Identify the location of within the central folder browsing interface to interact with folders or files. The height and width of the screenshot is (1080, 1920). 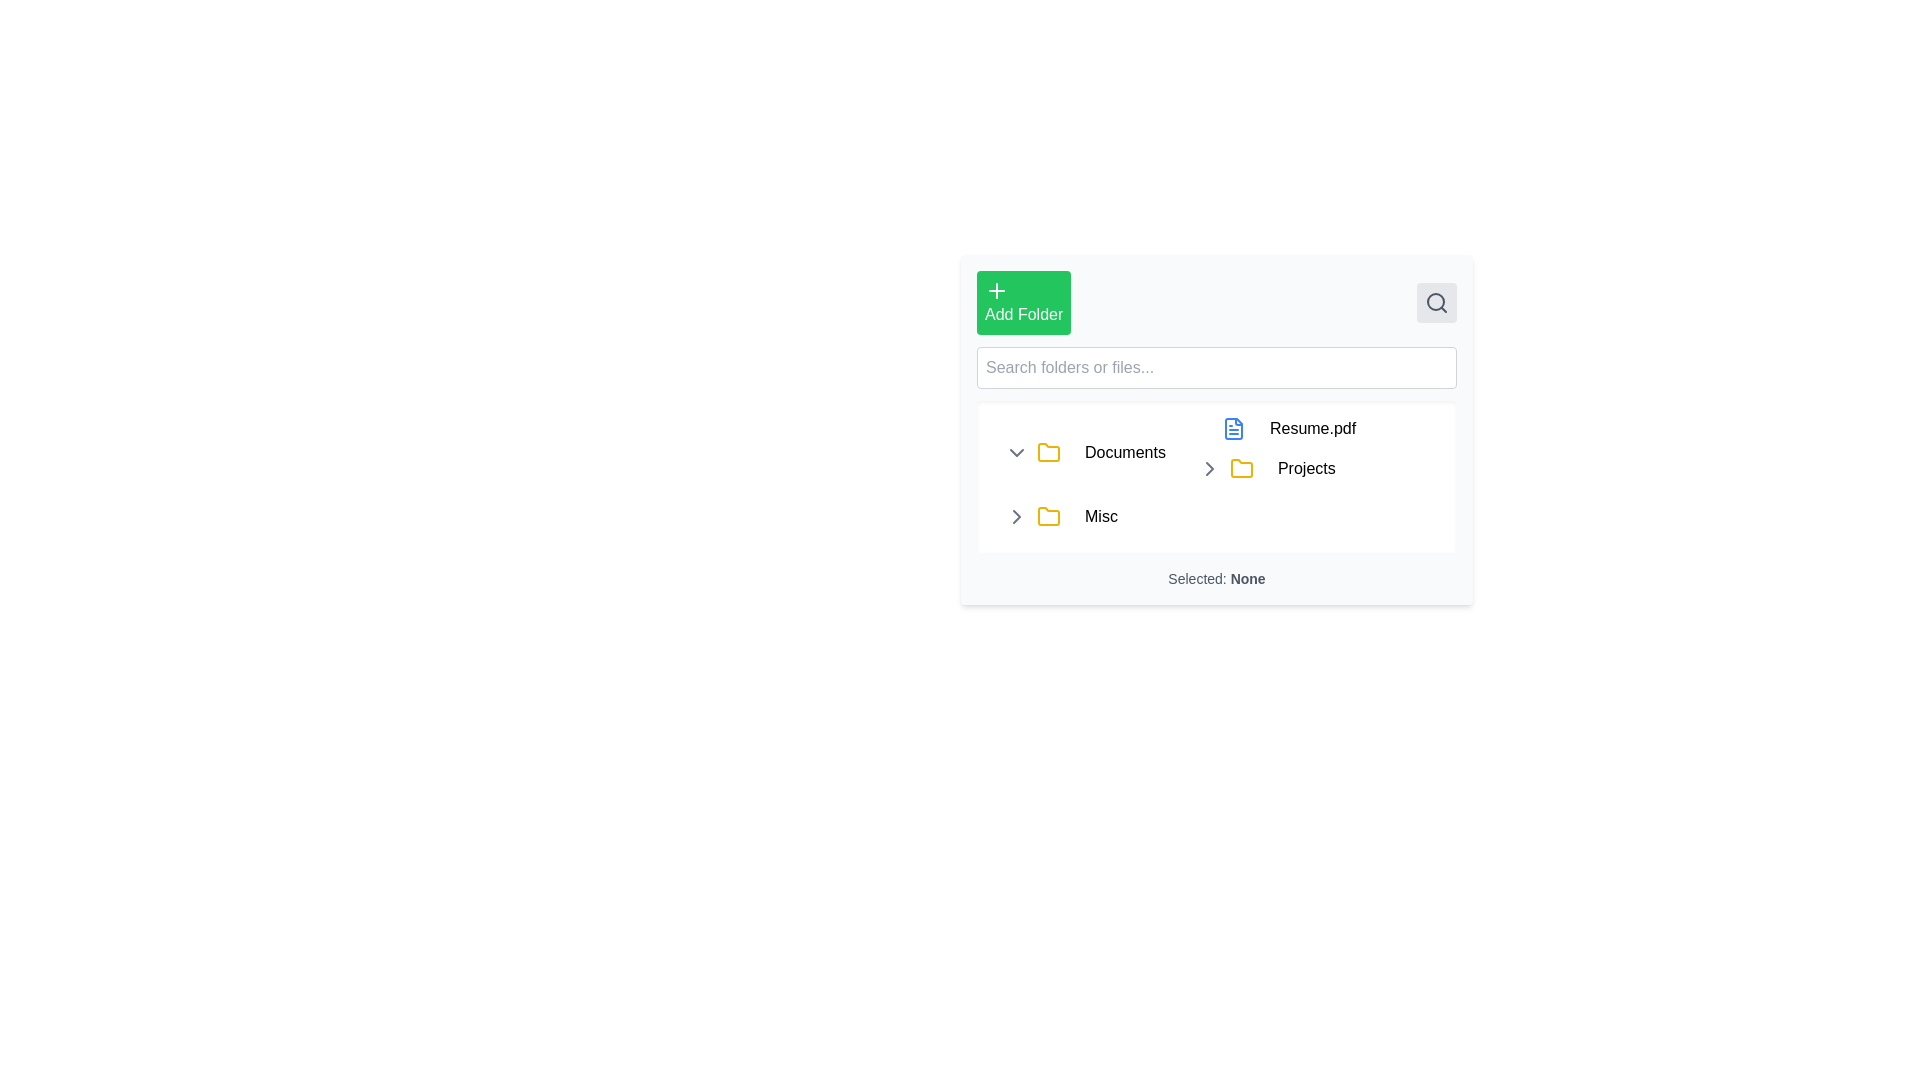
(1216, 428).